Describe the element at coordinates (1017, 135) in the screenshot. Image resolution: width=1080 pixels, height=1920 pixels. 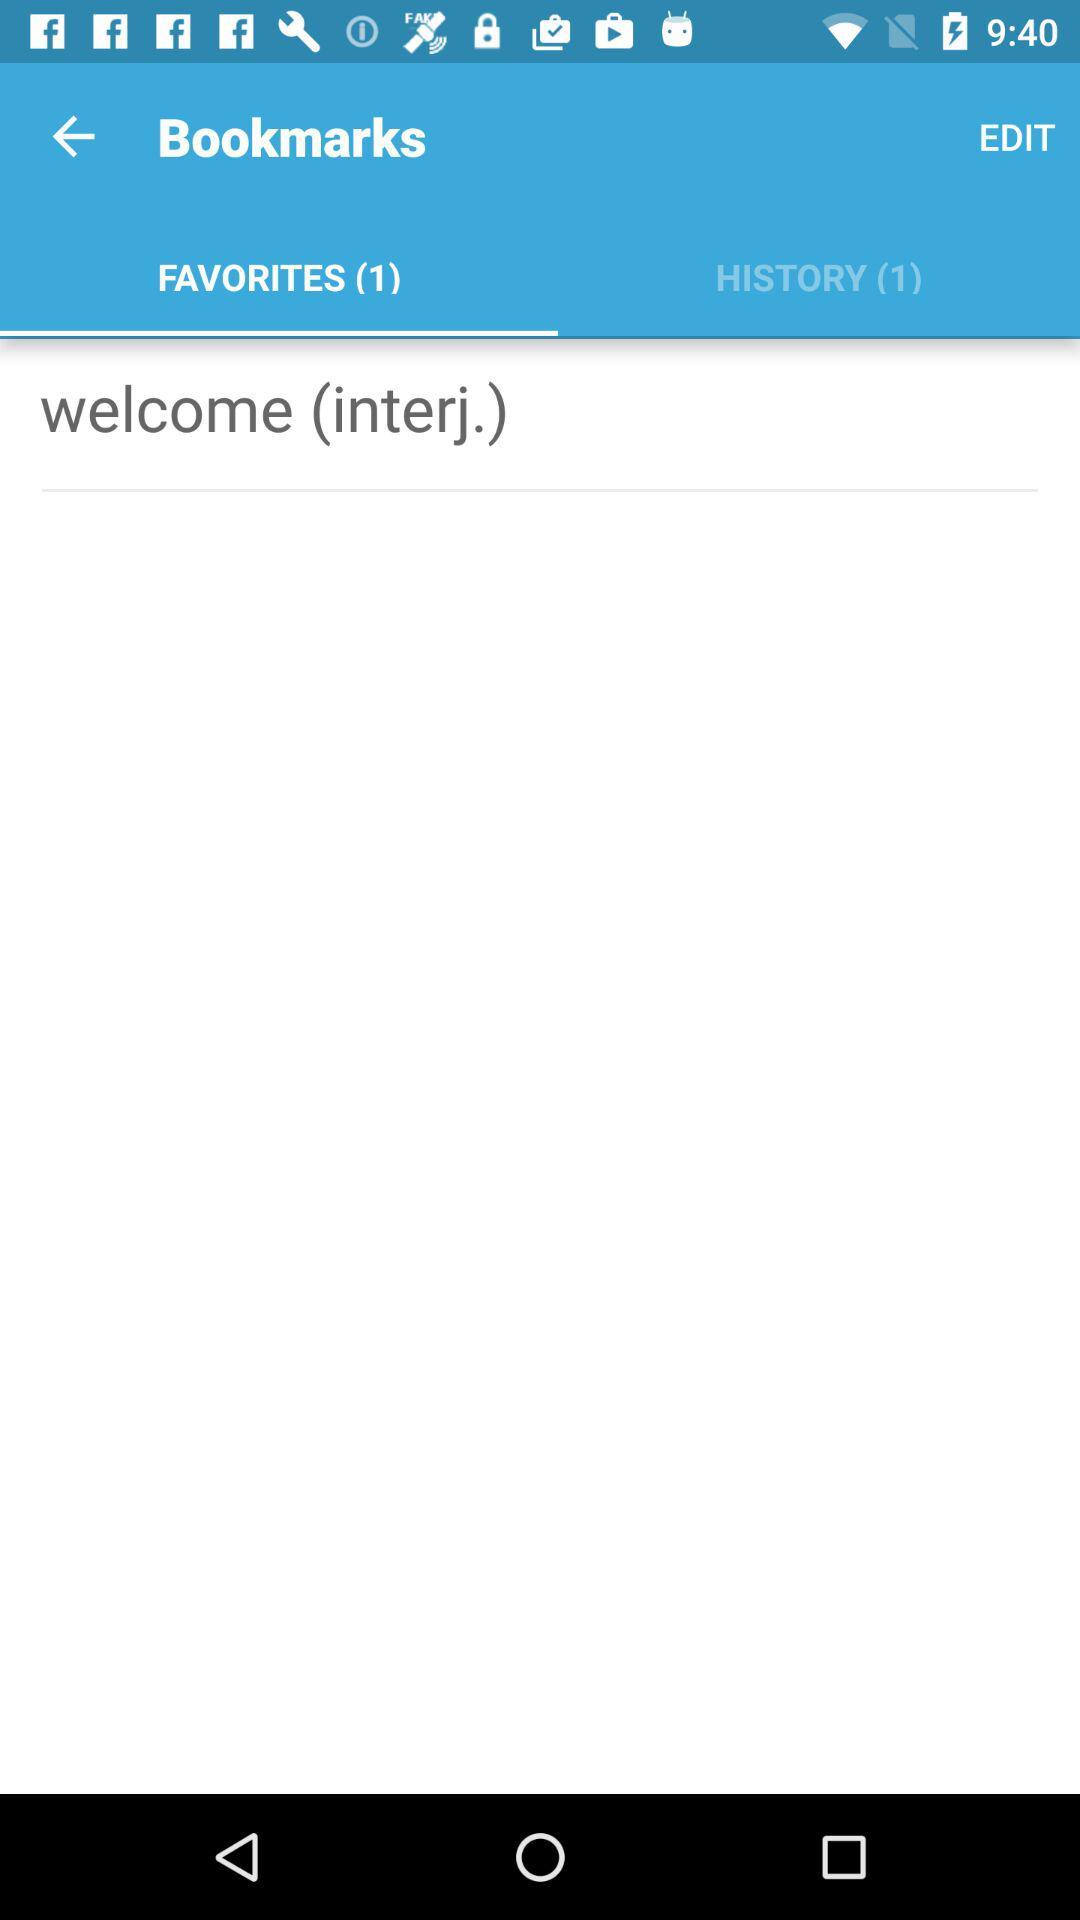
I see `icon to the right of favorites (1) app` at that location.